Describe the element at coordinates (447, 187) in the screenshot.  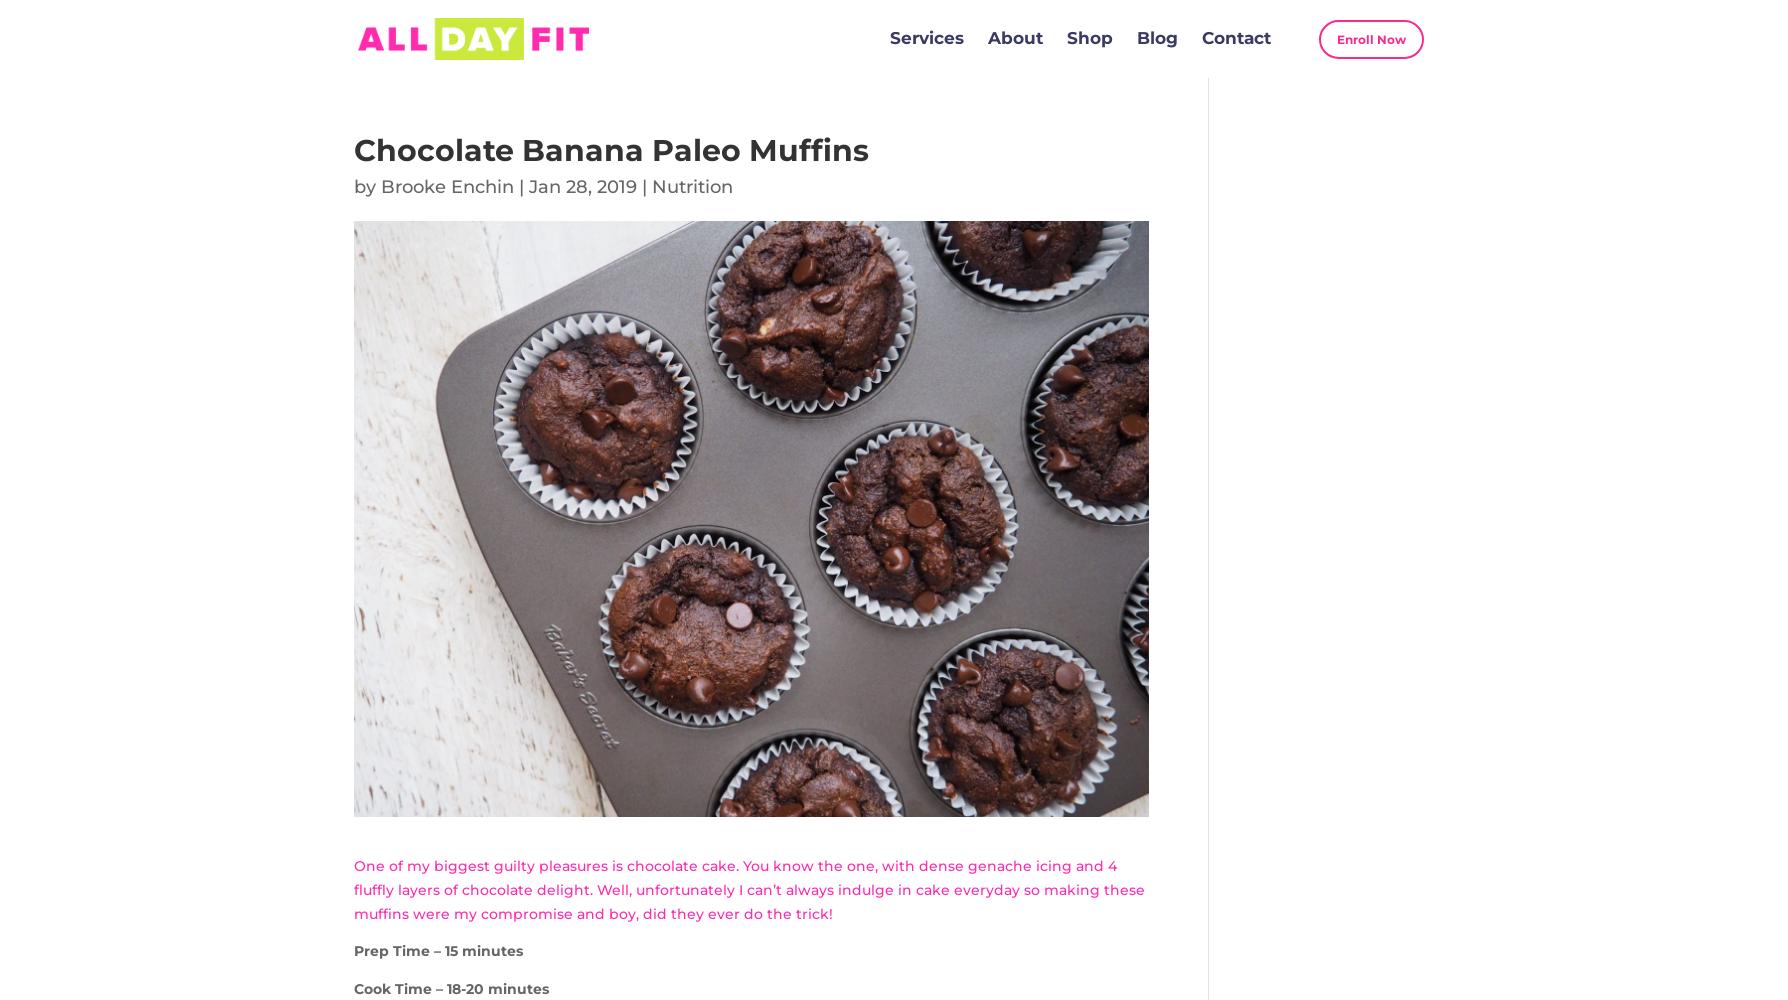
I see `'Brooke Enchin'` at that location.